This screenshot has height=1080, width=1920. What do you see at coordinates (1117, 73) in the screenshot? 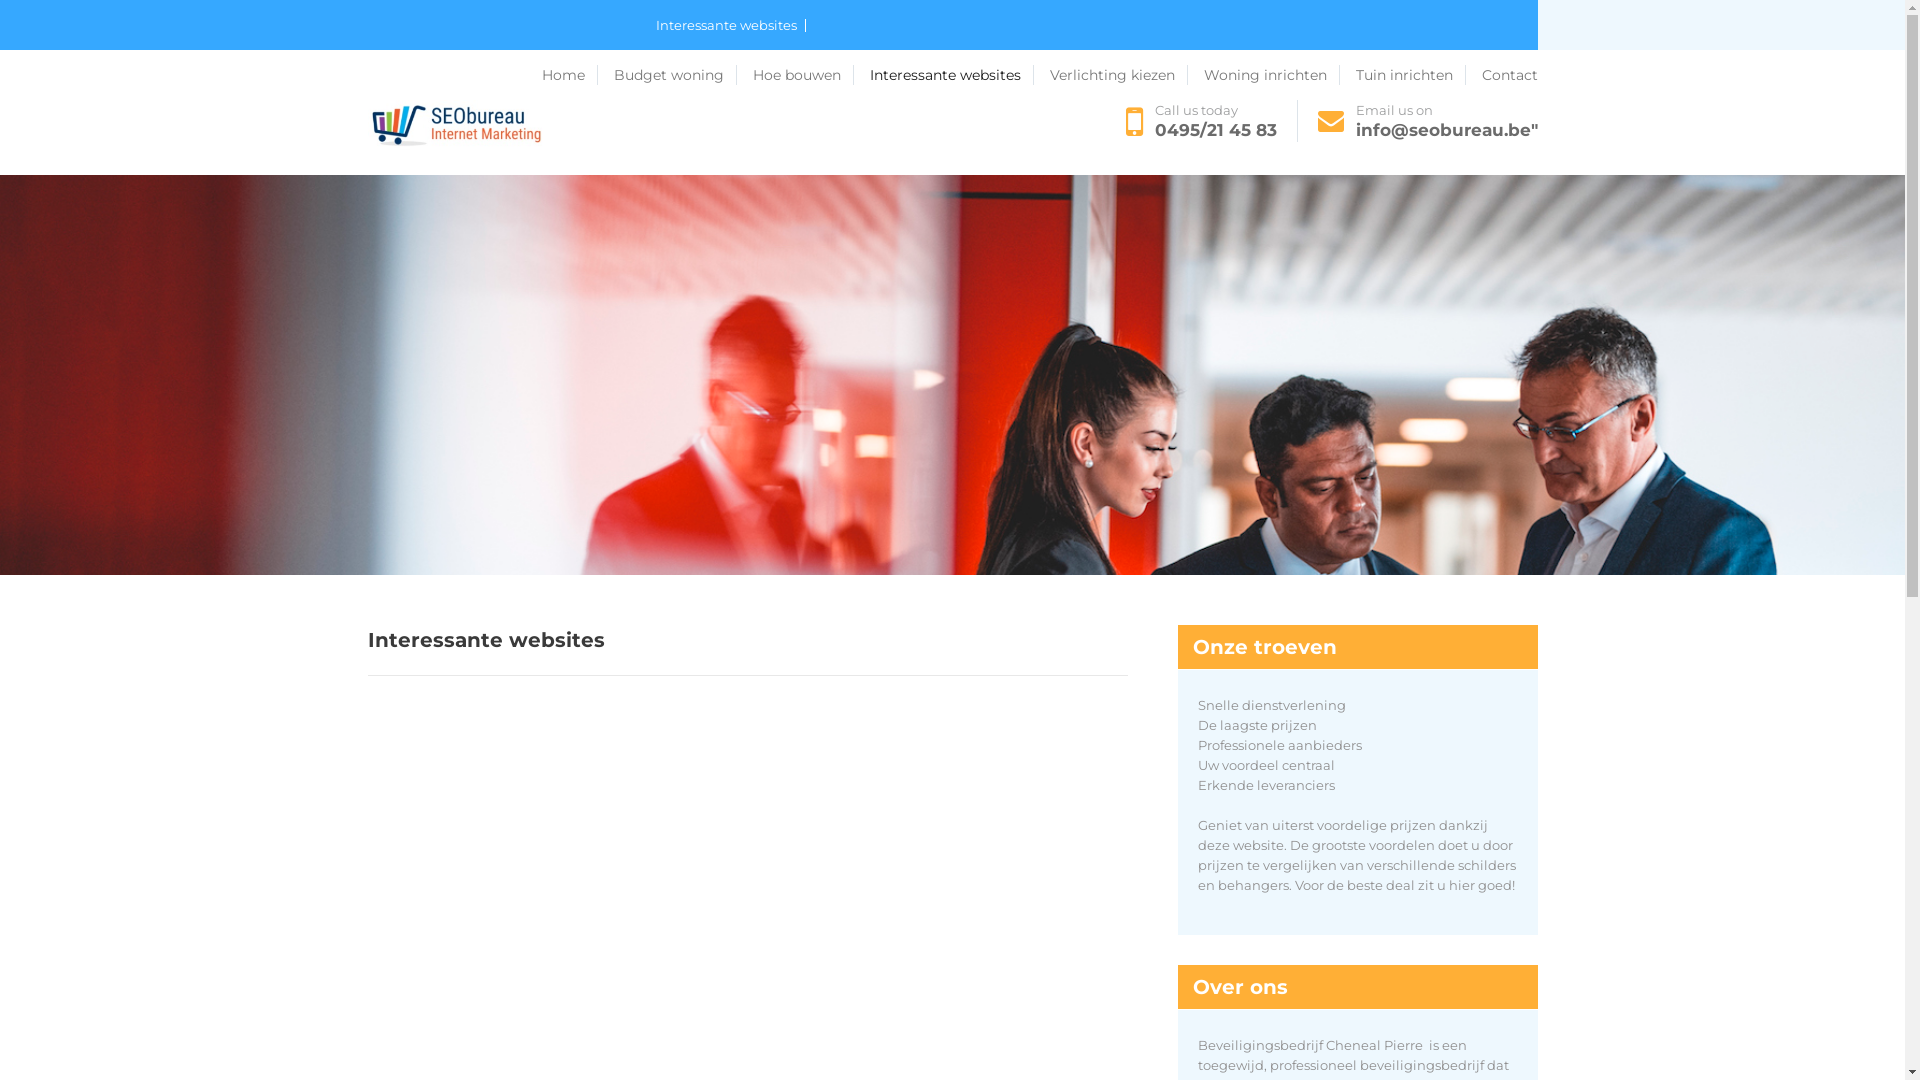
I see `'Verlichting kiezen'` at bounding box center [1117, 73].